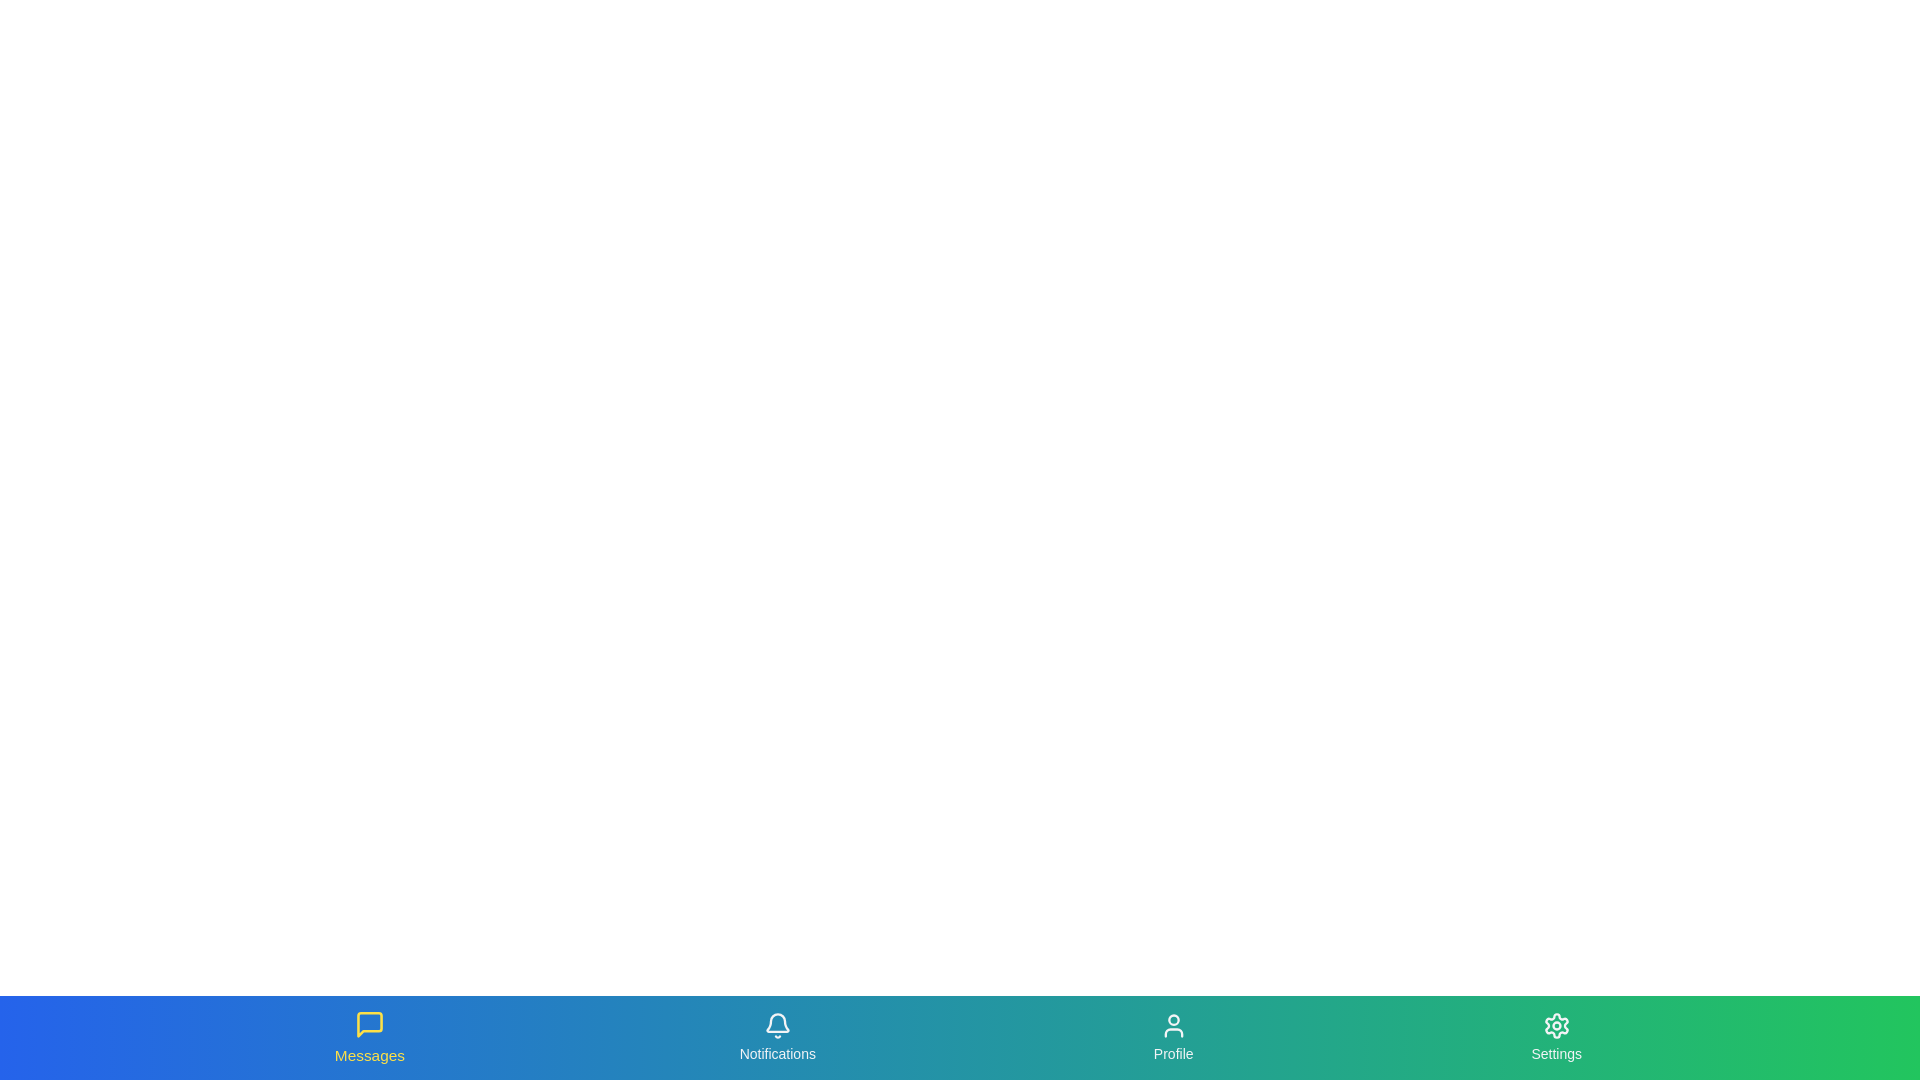  What do you see at coordinates (776, 1036) in the screenshot?
I see `the Notifications tab to interact with it` at bounding box center [776, 1036].